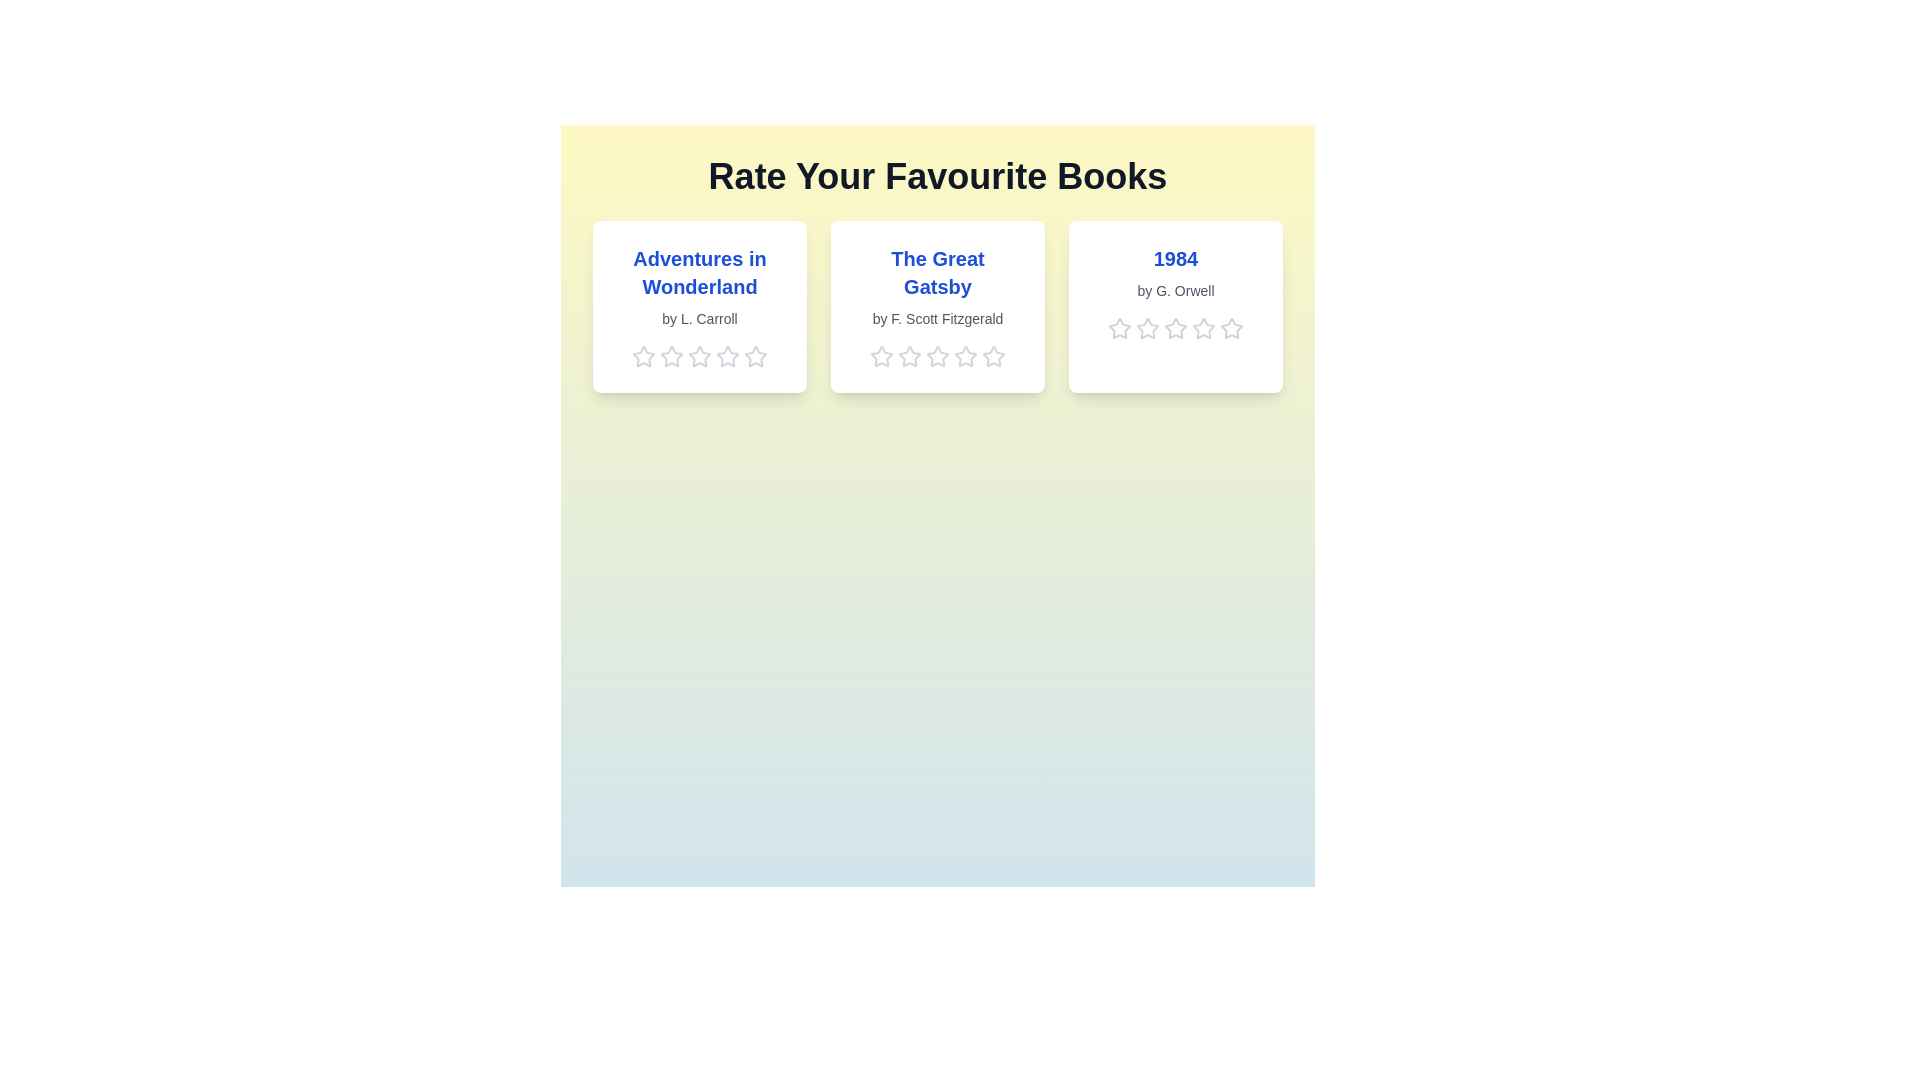 Image resolution: width=1920 pixels, height=1080 pixels. I want to click on the 5 star for the book titled 'Adventures in Wonderland', so click(754, 356).